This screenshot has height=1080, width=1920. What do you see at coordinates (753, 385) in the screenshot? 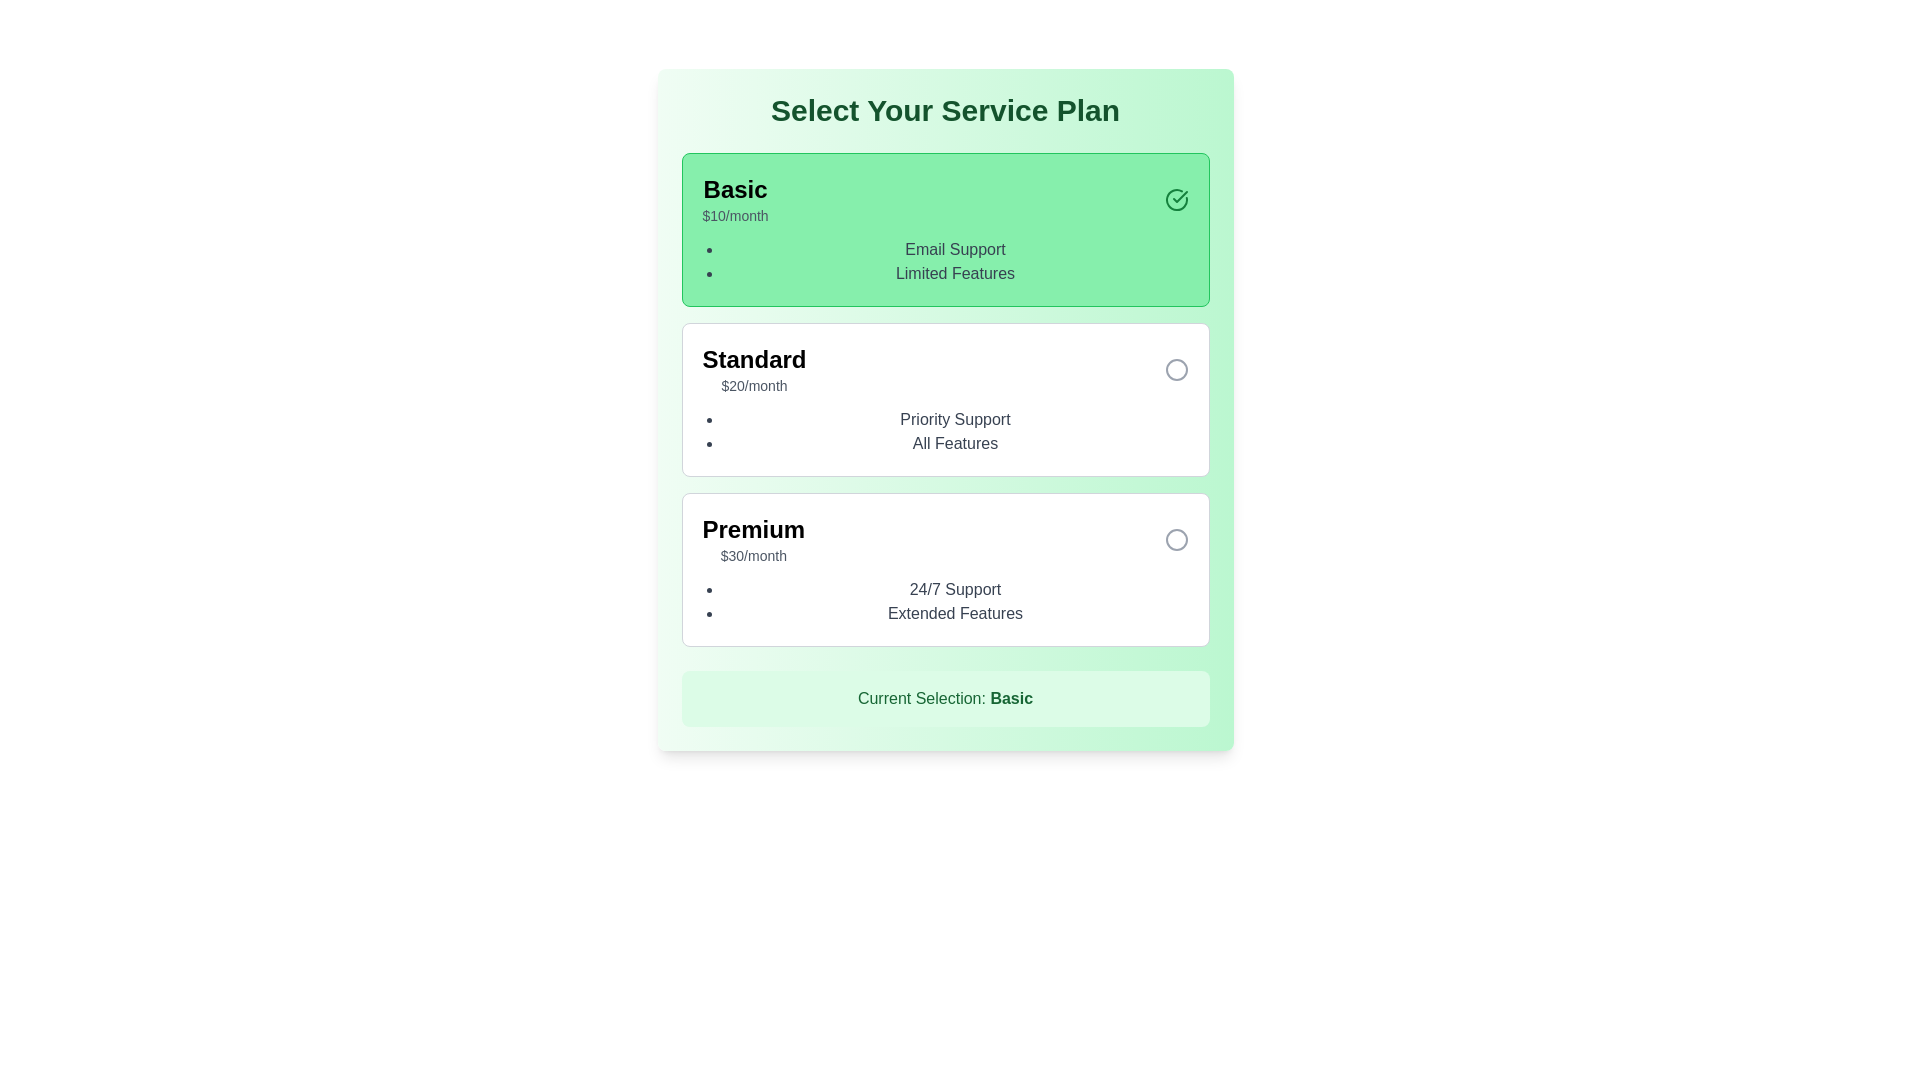
I see `the pricing information text label showing '$20/month' located directly underneath the title 'Standard' in the plan section` at bounding box center [753, 385].